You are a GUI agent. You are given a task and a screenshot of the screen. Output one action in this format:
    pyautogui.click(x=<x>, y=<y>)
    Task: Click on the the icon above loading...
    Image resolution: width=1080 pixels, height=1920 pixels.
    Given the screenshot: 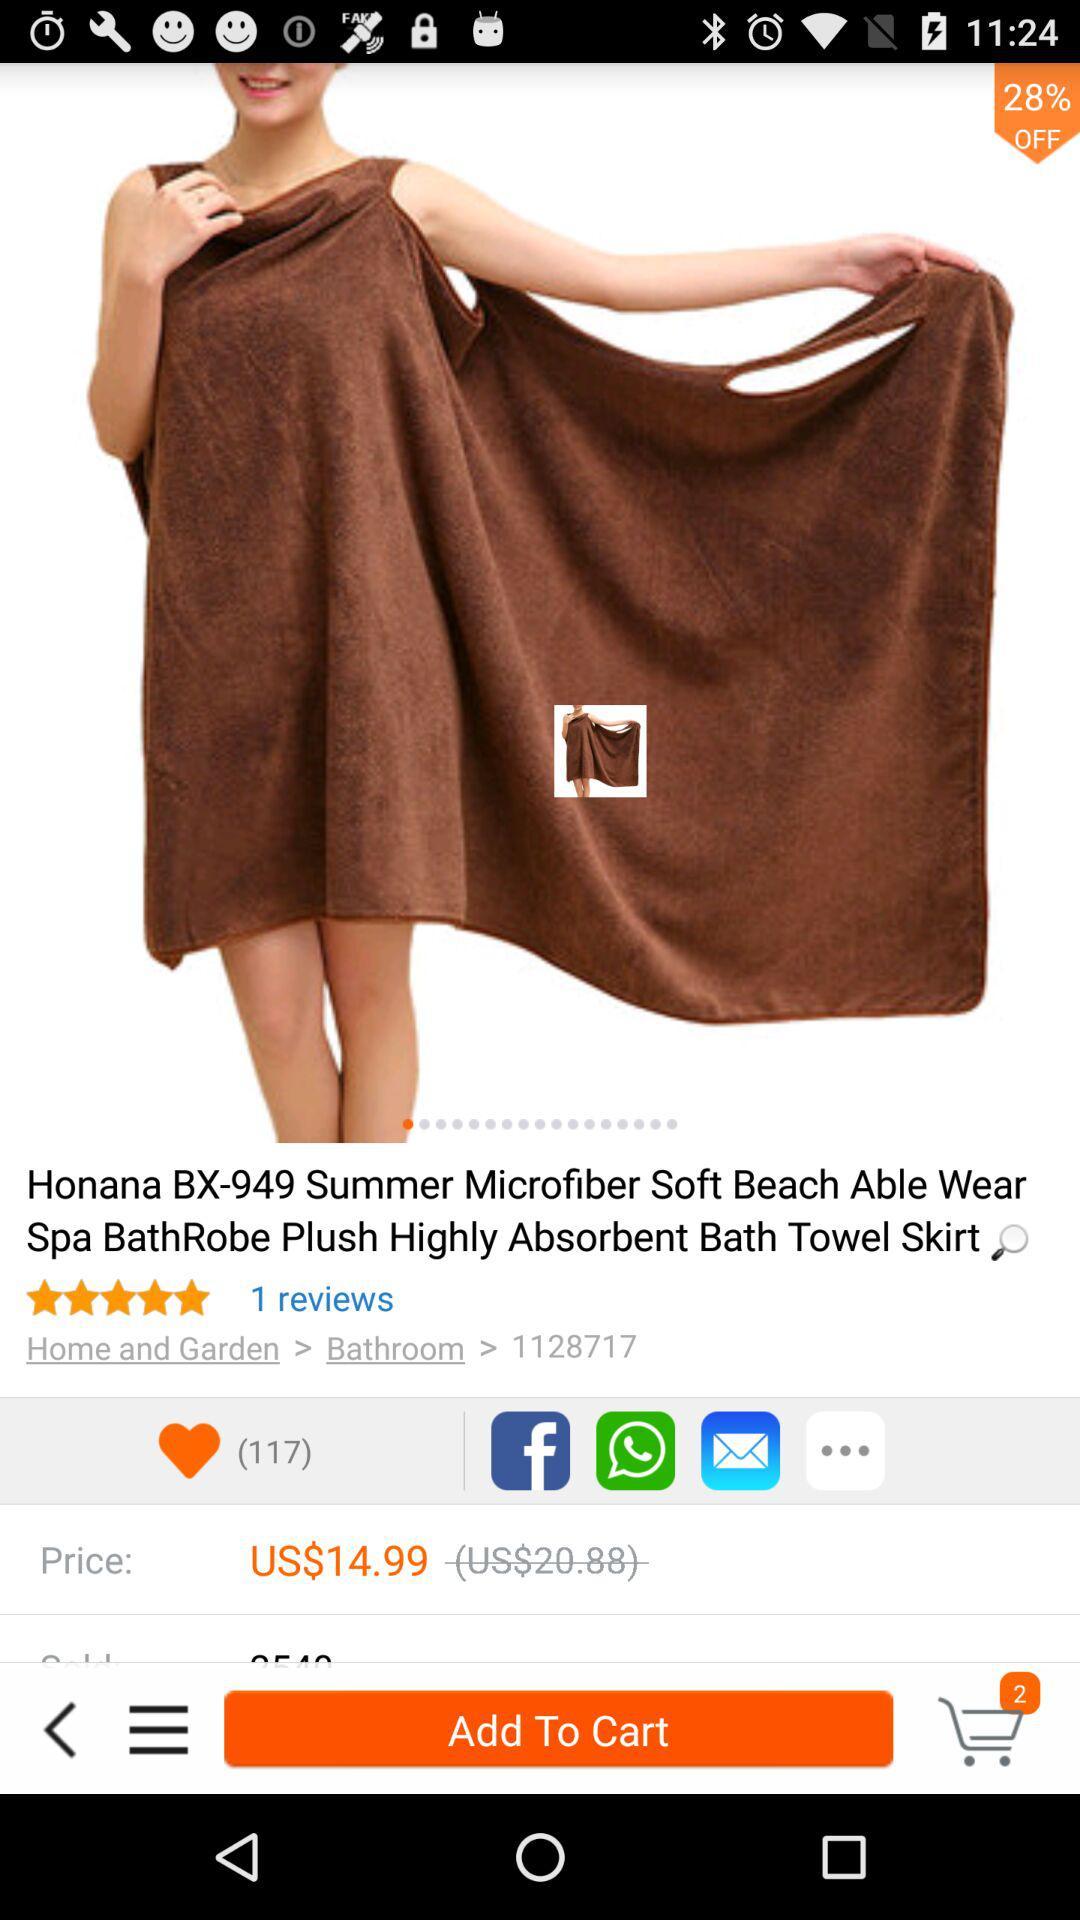 What is the action you would take?
    pyautogui.click(x=556, y=1124)
    